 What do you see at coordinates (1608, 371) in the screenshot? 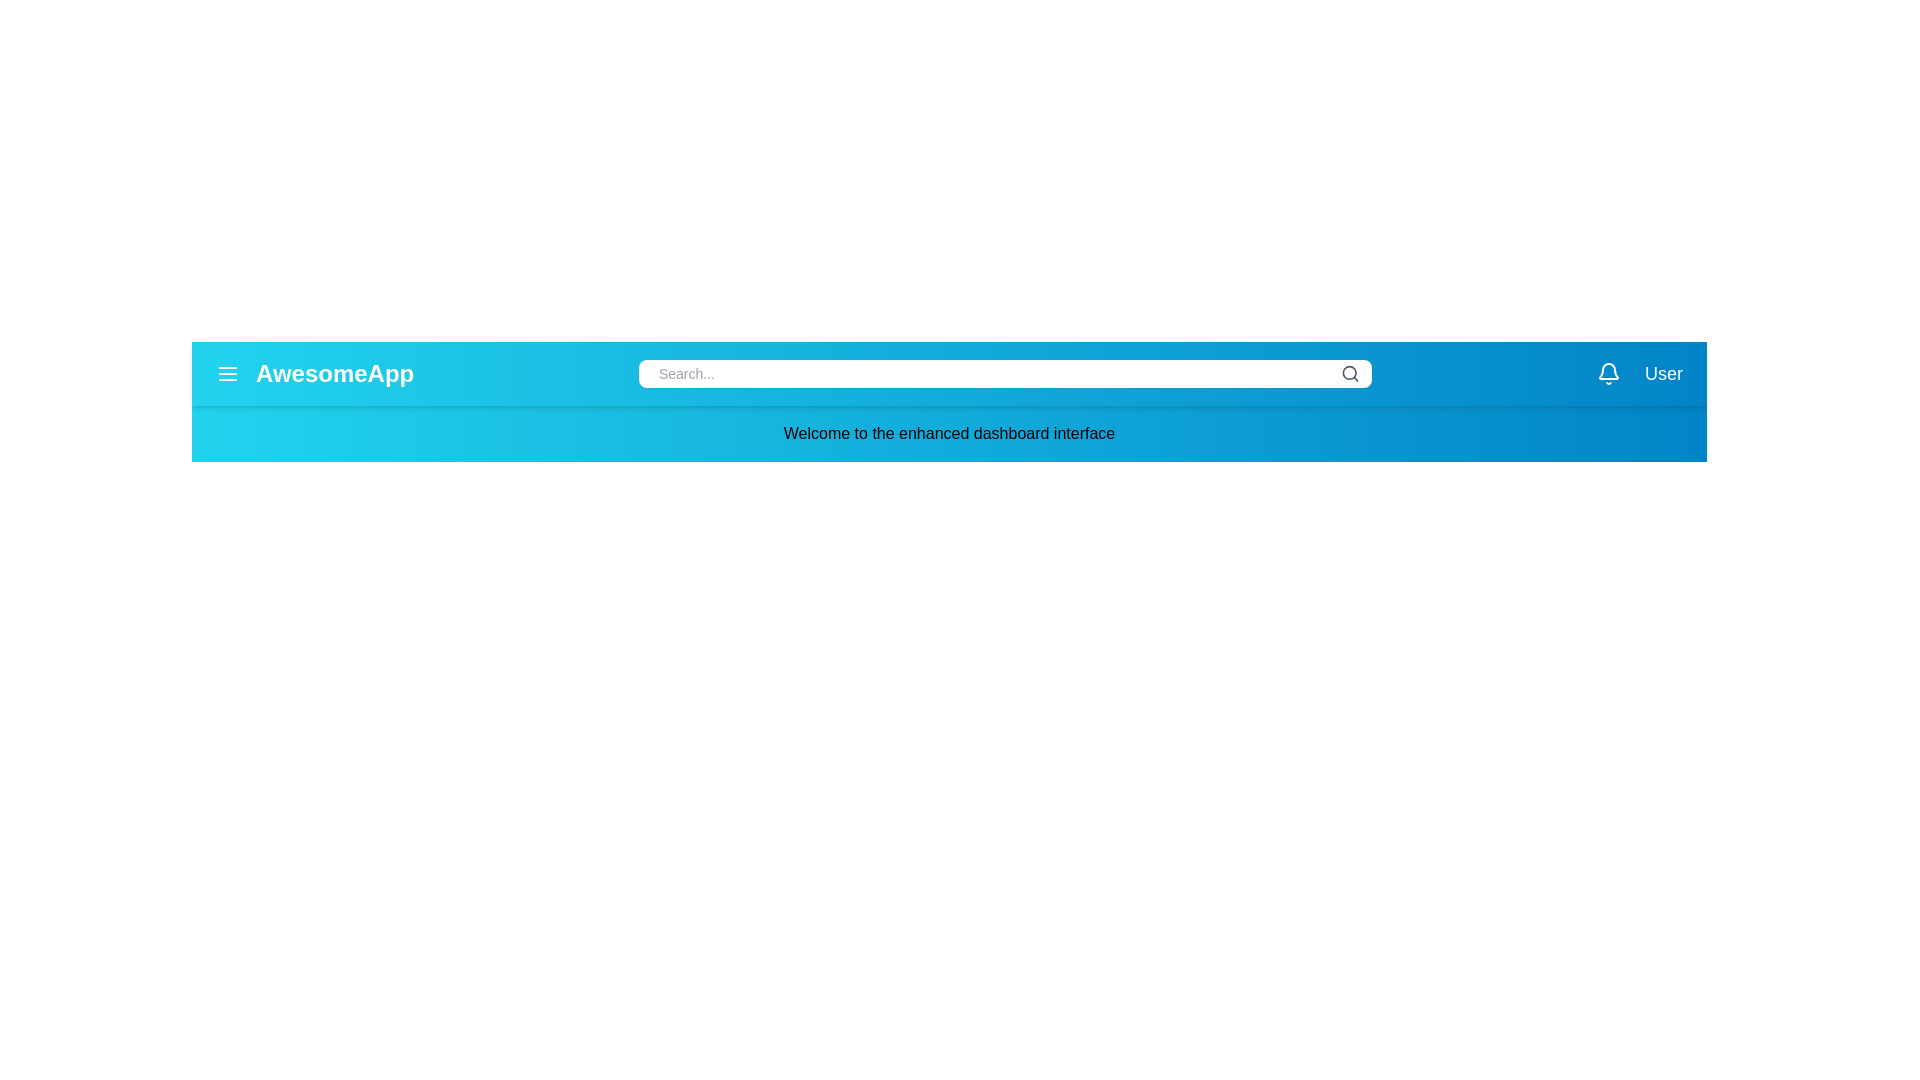
I see `the bell-shaped notification icon located on the top right corner of the header bar` at bounding box center [1608, 371].